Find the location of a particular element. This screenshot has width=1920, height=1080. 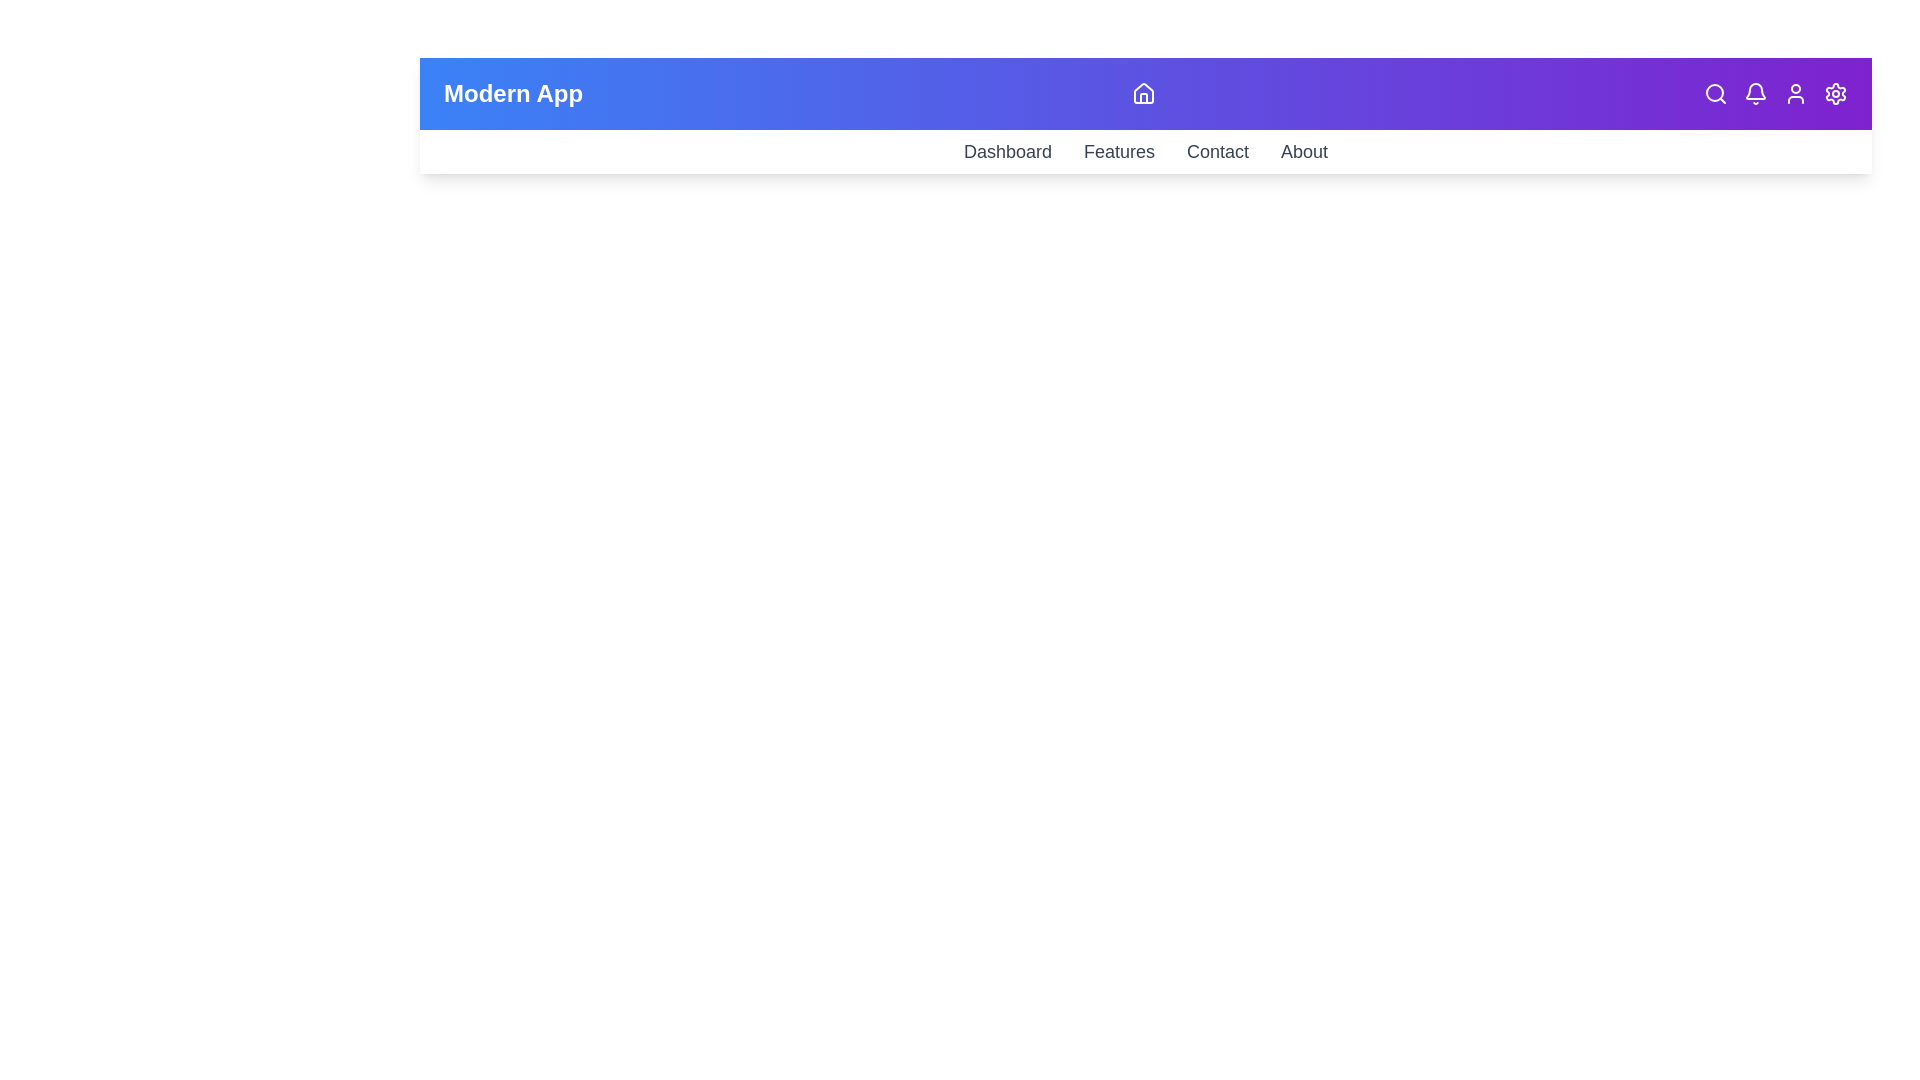

the Bell icon to simulate its action is located at coordinates (1755, 93).